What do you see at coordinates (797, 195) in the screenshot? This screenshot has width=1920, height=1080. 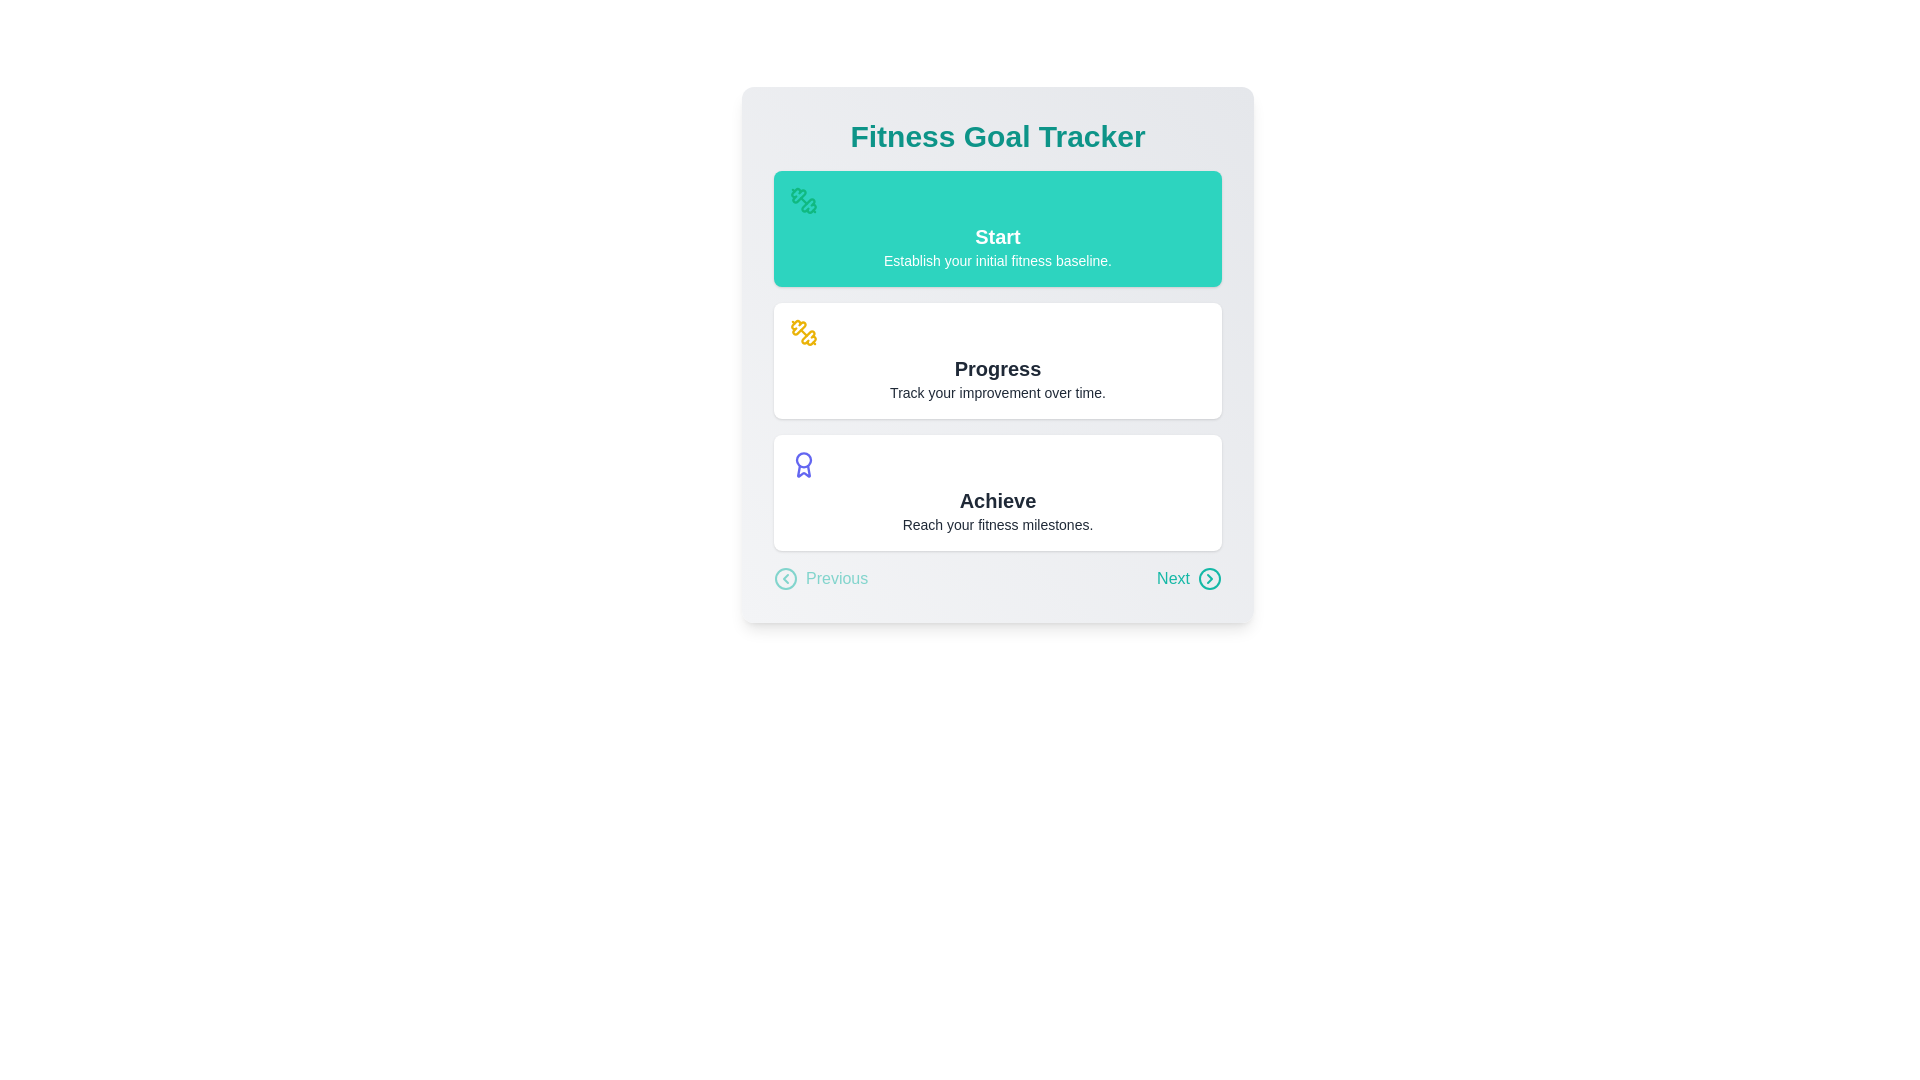 I see `the decorative part of the 'Start' section icon, which is the leftmost subcomponent in the green rectangular area labeled 'Start'` at bounding box center [797, 195].